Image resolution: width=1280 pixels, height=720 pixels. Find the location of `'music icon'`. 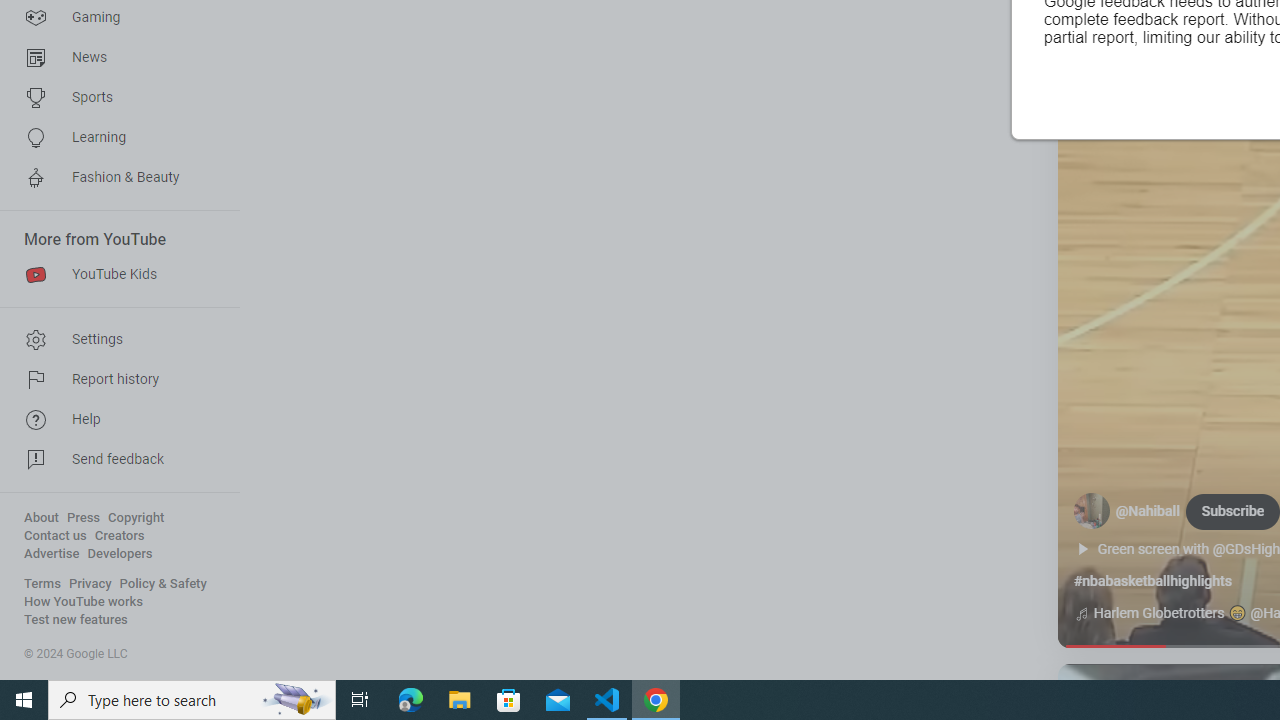

'music icon' is located at coordinates (1080, 613).